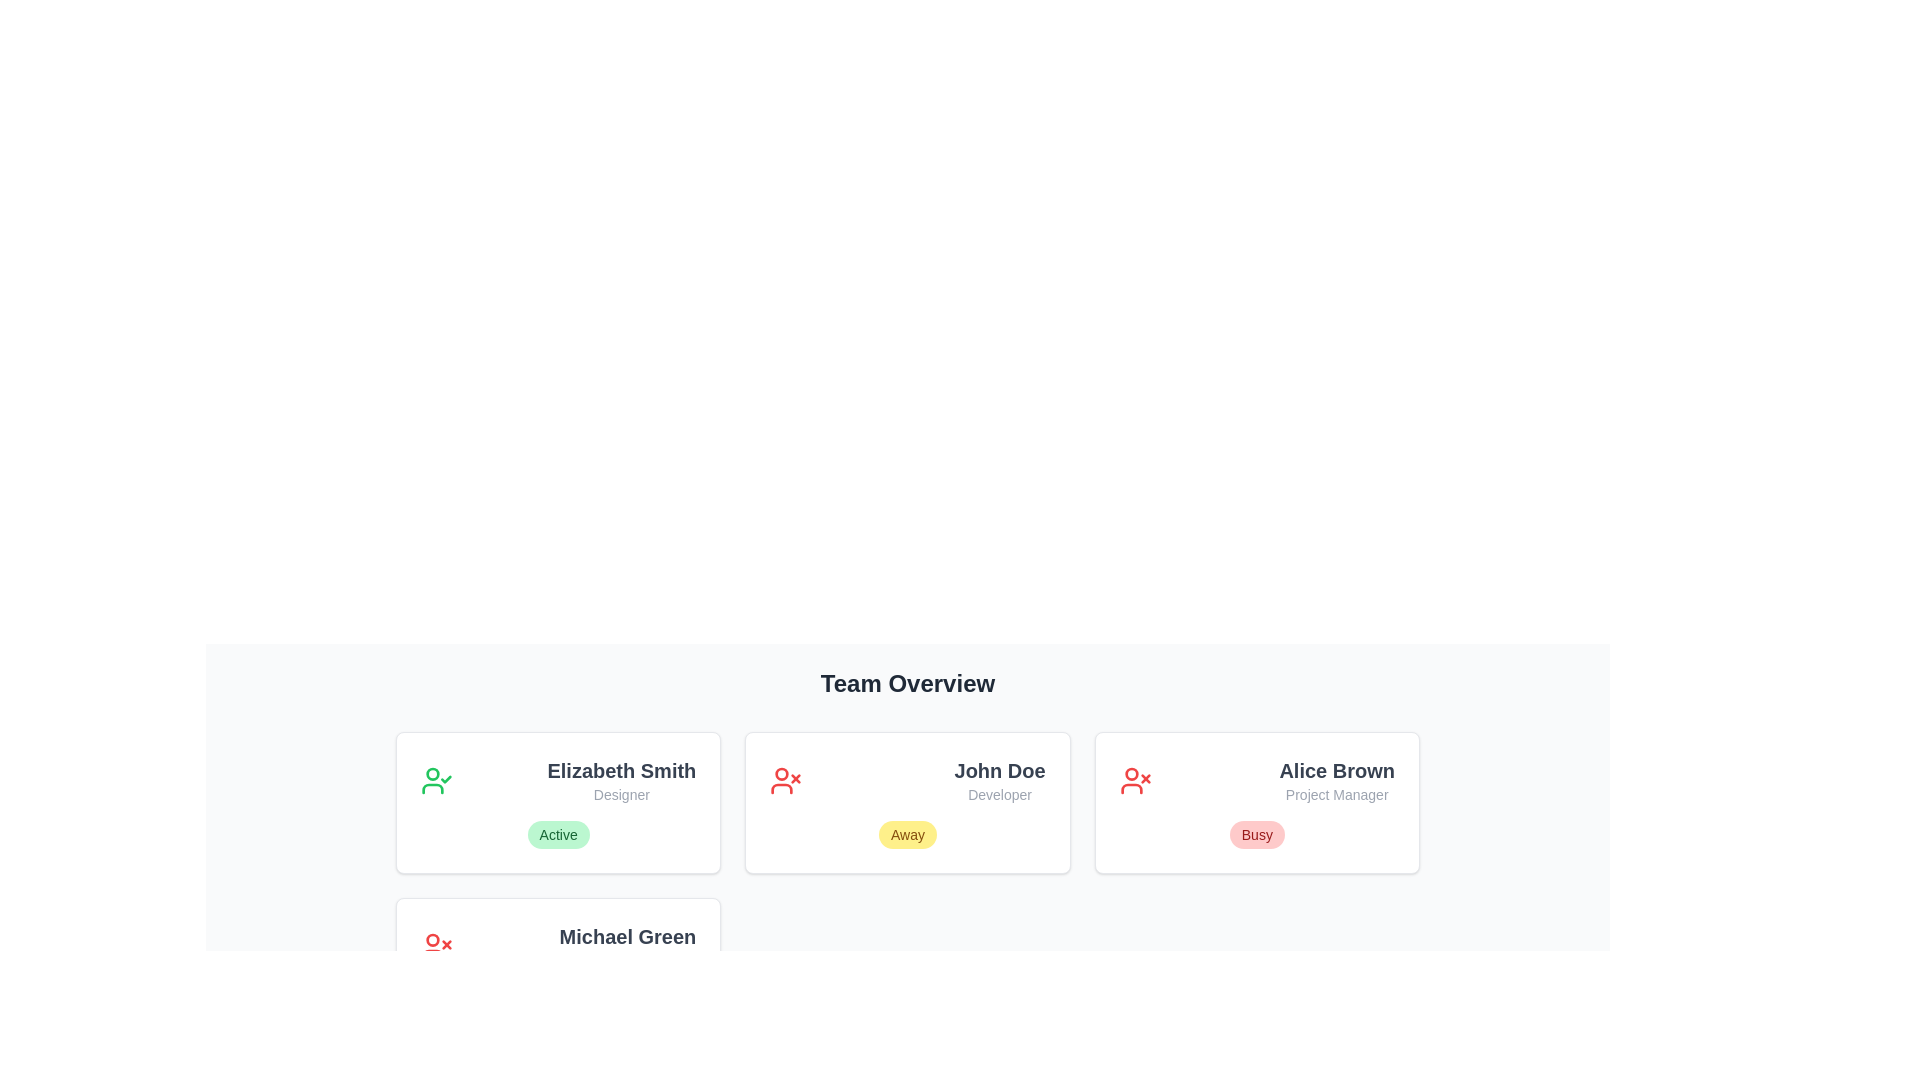  What do you see at coordinates (558, 779) in the screenshot?
I see `text content displayed in the text display element that shows 'Elizabeth Smith' and her role 'Designer' within the Team Overview card` at bounding box center [558, 779].